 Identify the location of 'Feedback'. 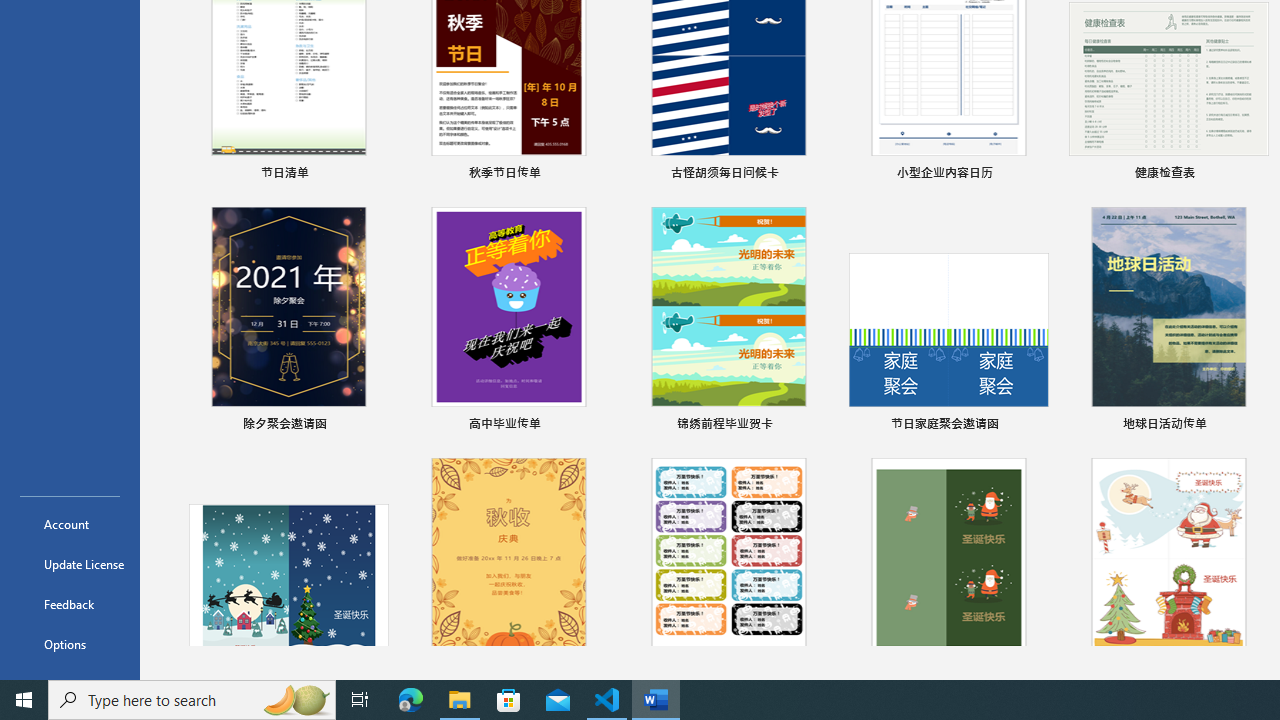
(69, 603).